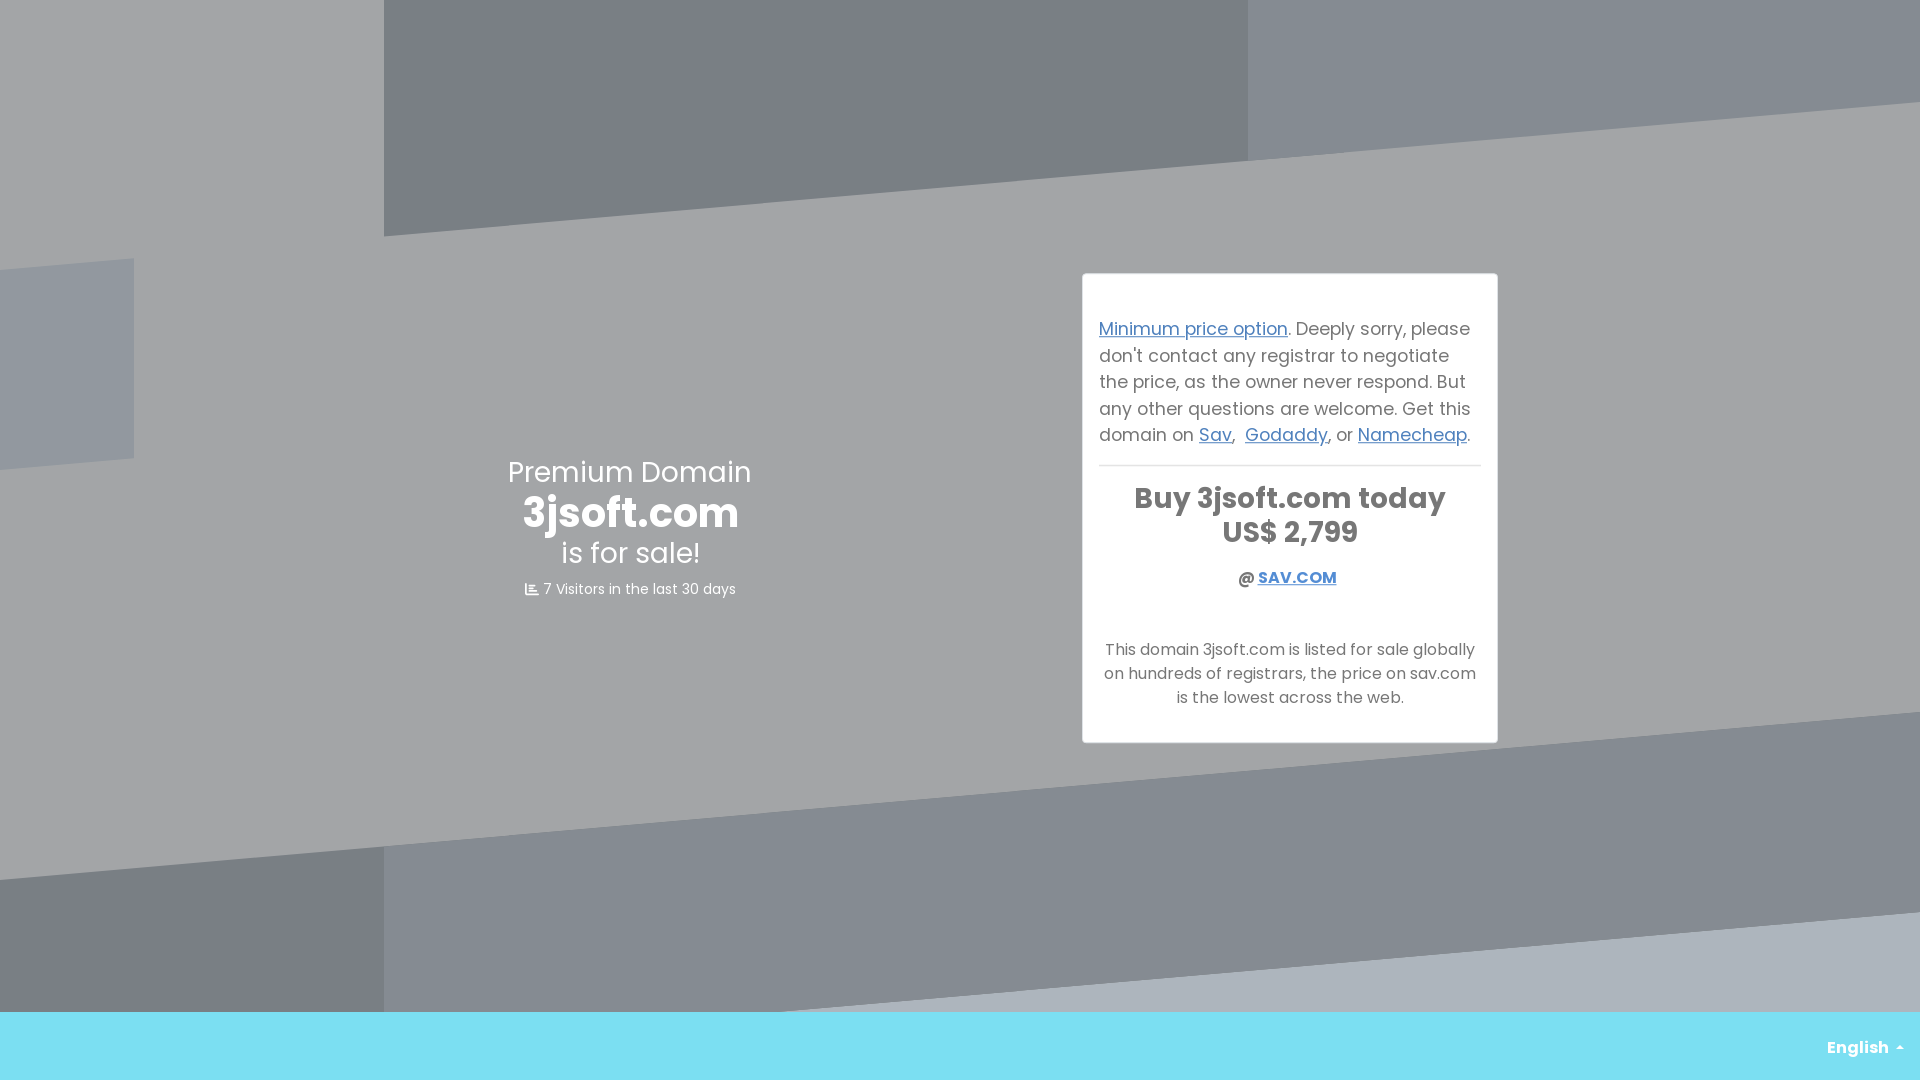  I want to click on 'Godaddy', so click(1286, 434).